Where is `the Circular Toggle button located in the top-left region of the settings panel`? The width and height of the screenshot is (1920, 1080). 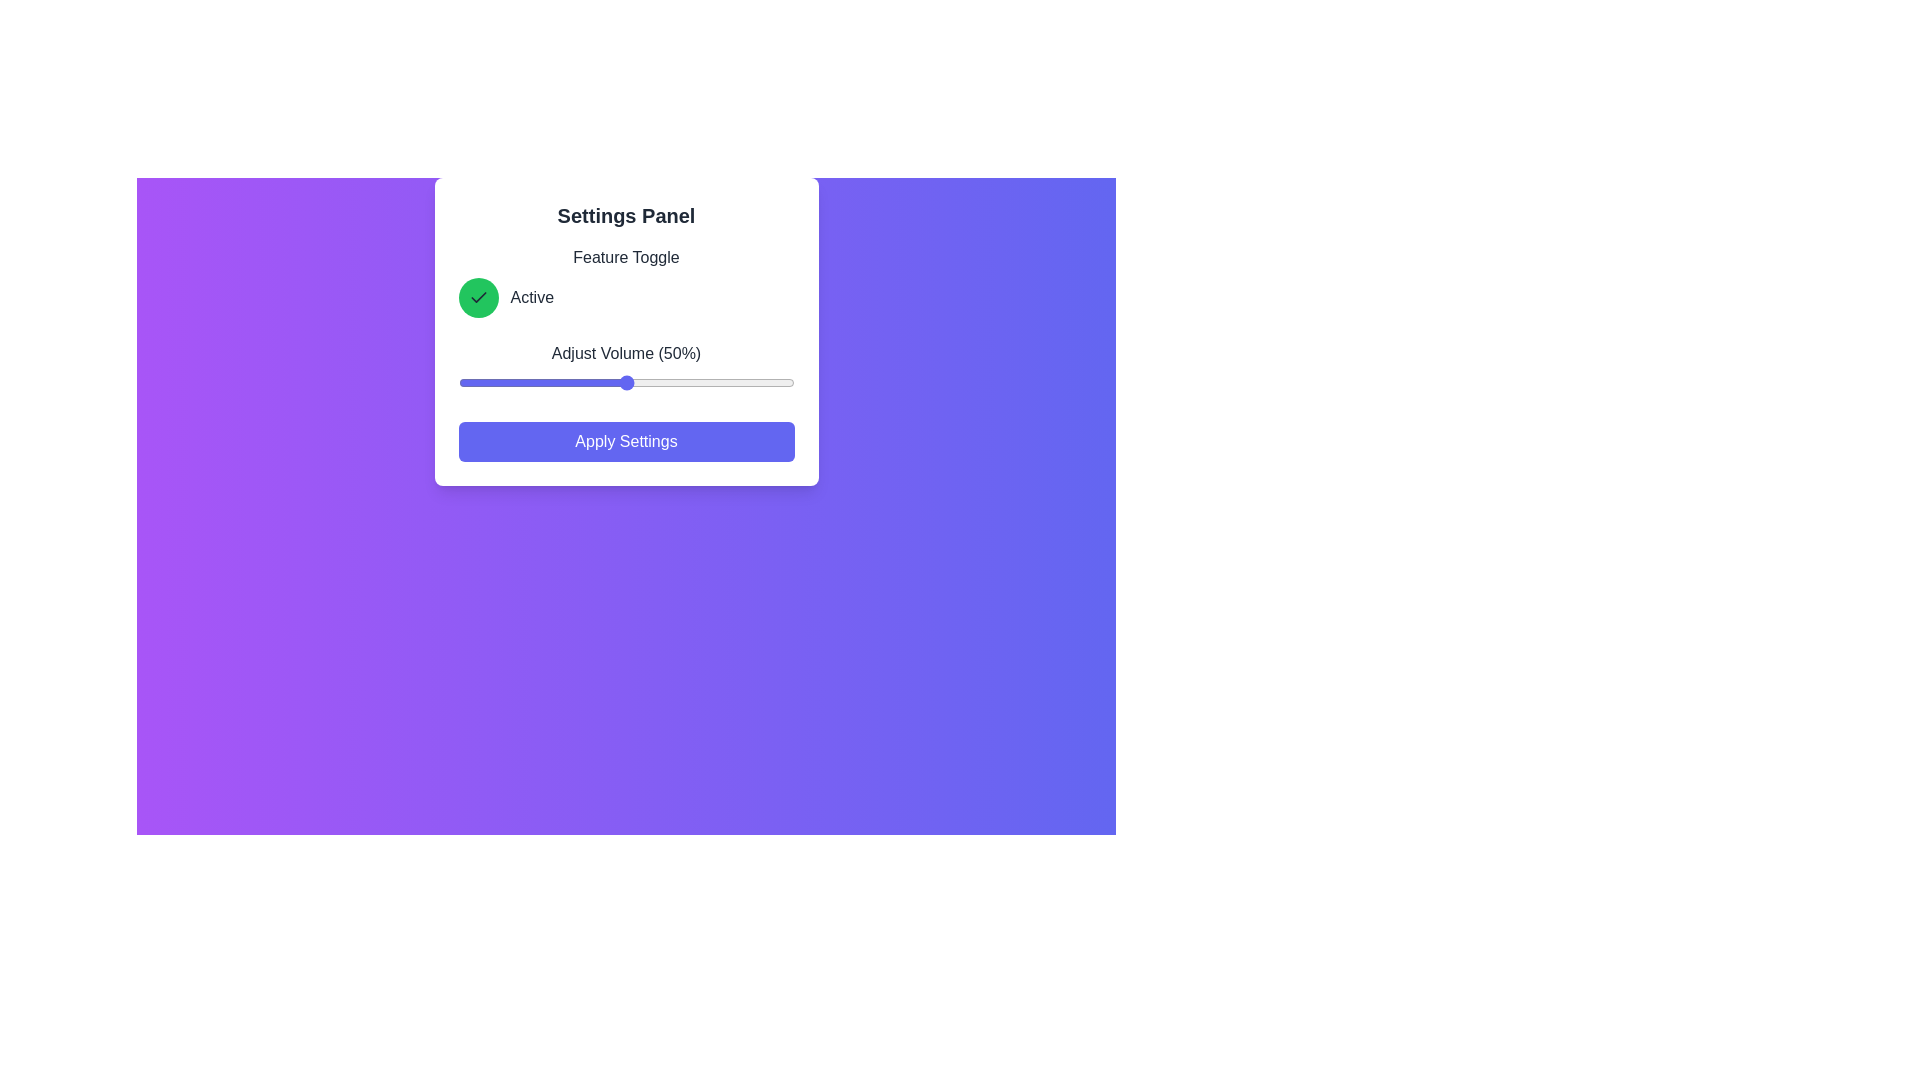 the Circular Toggle button located in the top-left region of the settings panel is located at coordinates (477, 297).